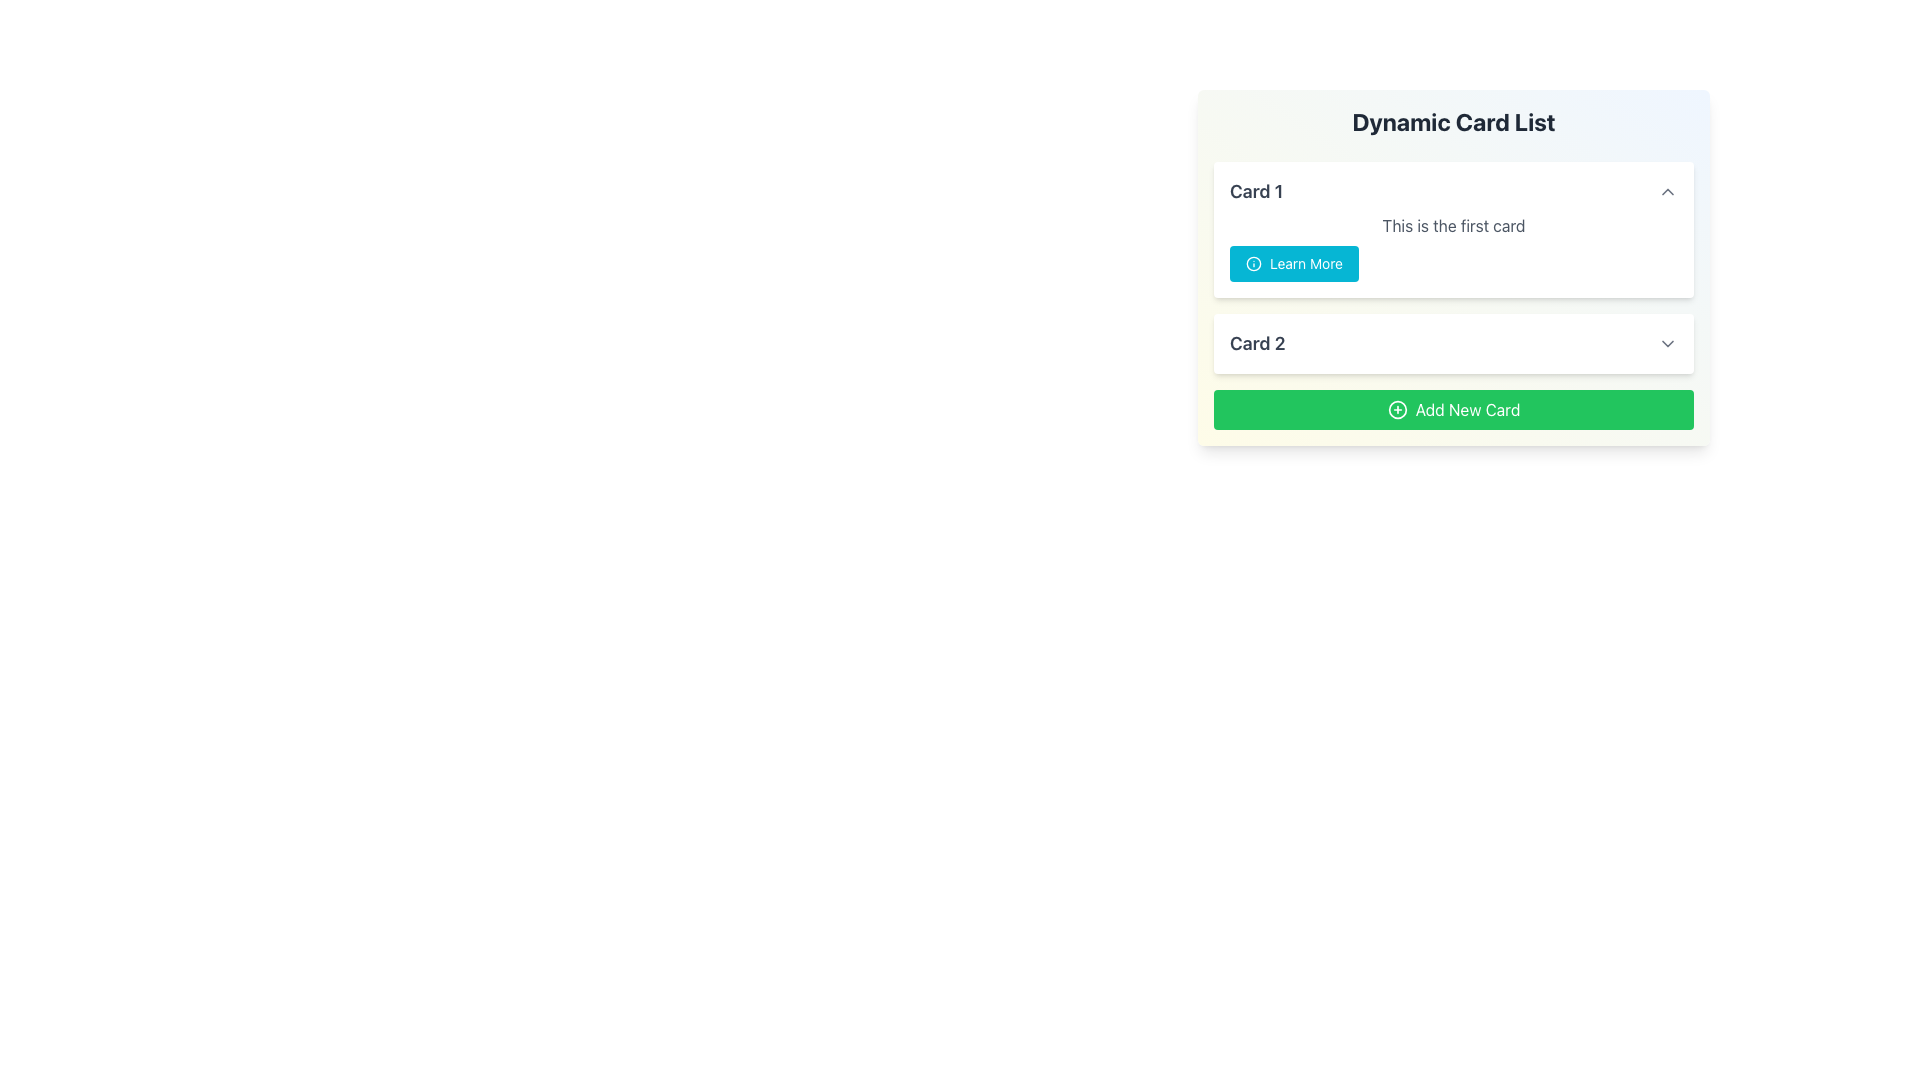  I want to click on the static text that serves as a descriptive label for the first card in the list, which is located above the 'Learn More' button, so click(1454, 225).